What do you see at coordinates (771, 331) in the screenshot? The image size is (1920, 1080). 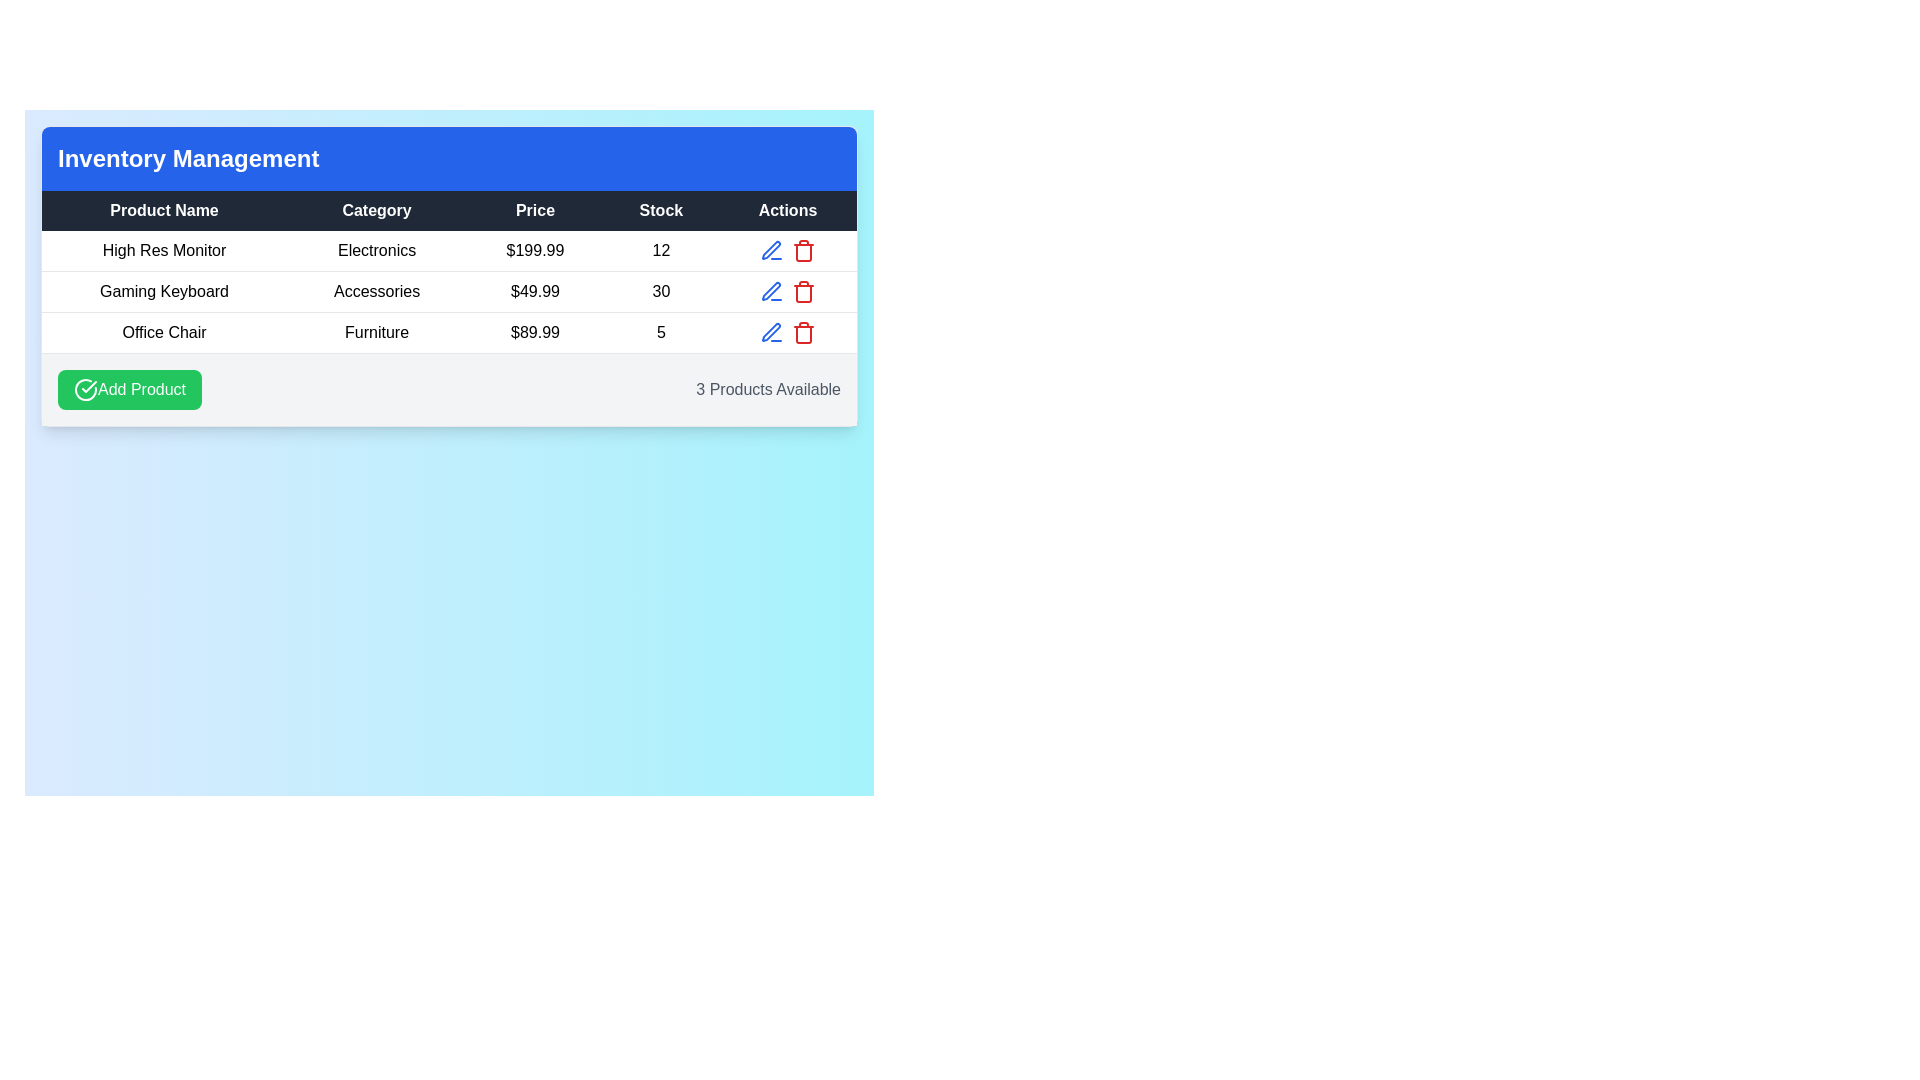 I see `the edit icon button located in the rightmost column labeled 'Actions' of the third row in the table` at bounding box center [771, 331].